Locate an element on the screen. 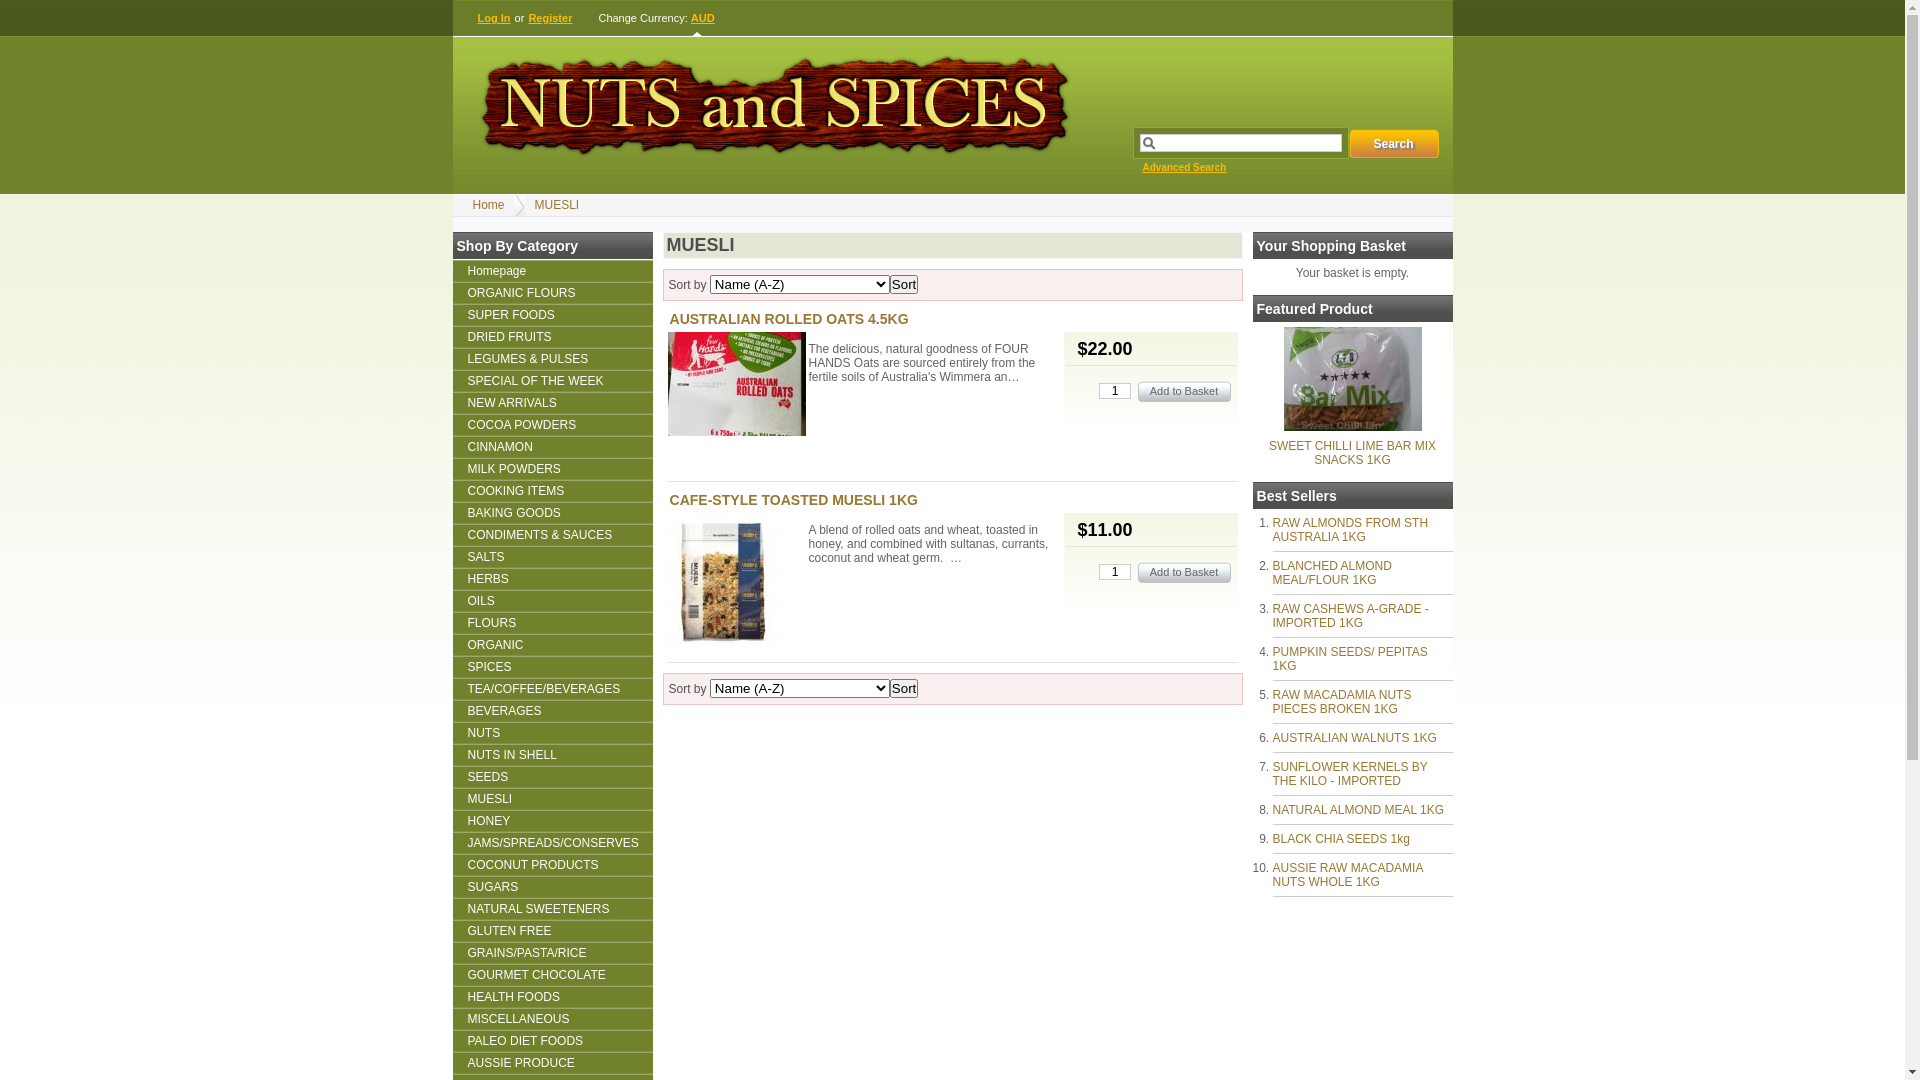 This screenshot has height=1080, width=1920. 'OILS' is located at coordinates (552, 600).